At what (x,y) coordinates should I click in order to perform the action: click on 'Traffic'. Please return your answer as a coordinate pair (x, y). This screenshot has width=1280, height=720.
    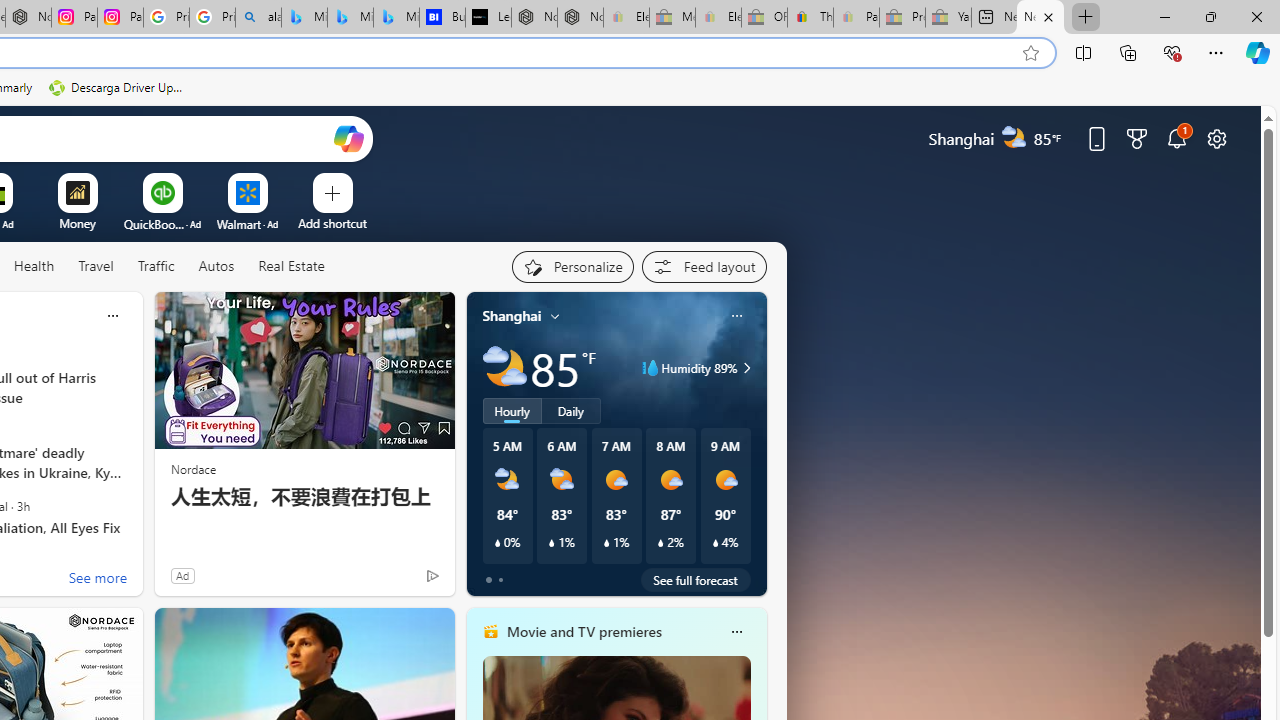
    Looking at the image, I should click on (155, 266).